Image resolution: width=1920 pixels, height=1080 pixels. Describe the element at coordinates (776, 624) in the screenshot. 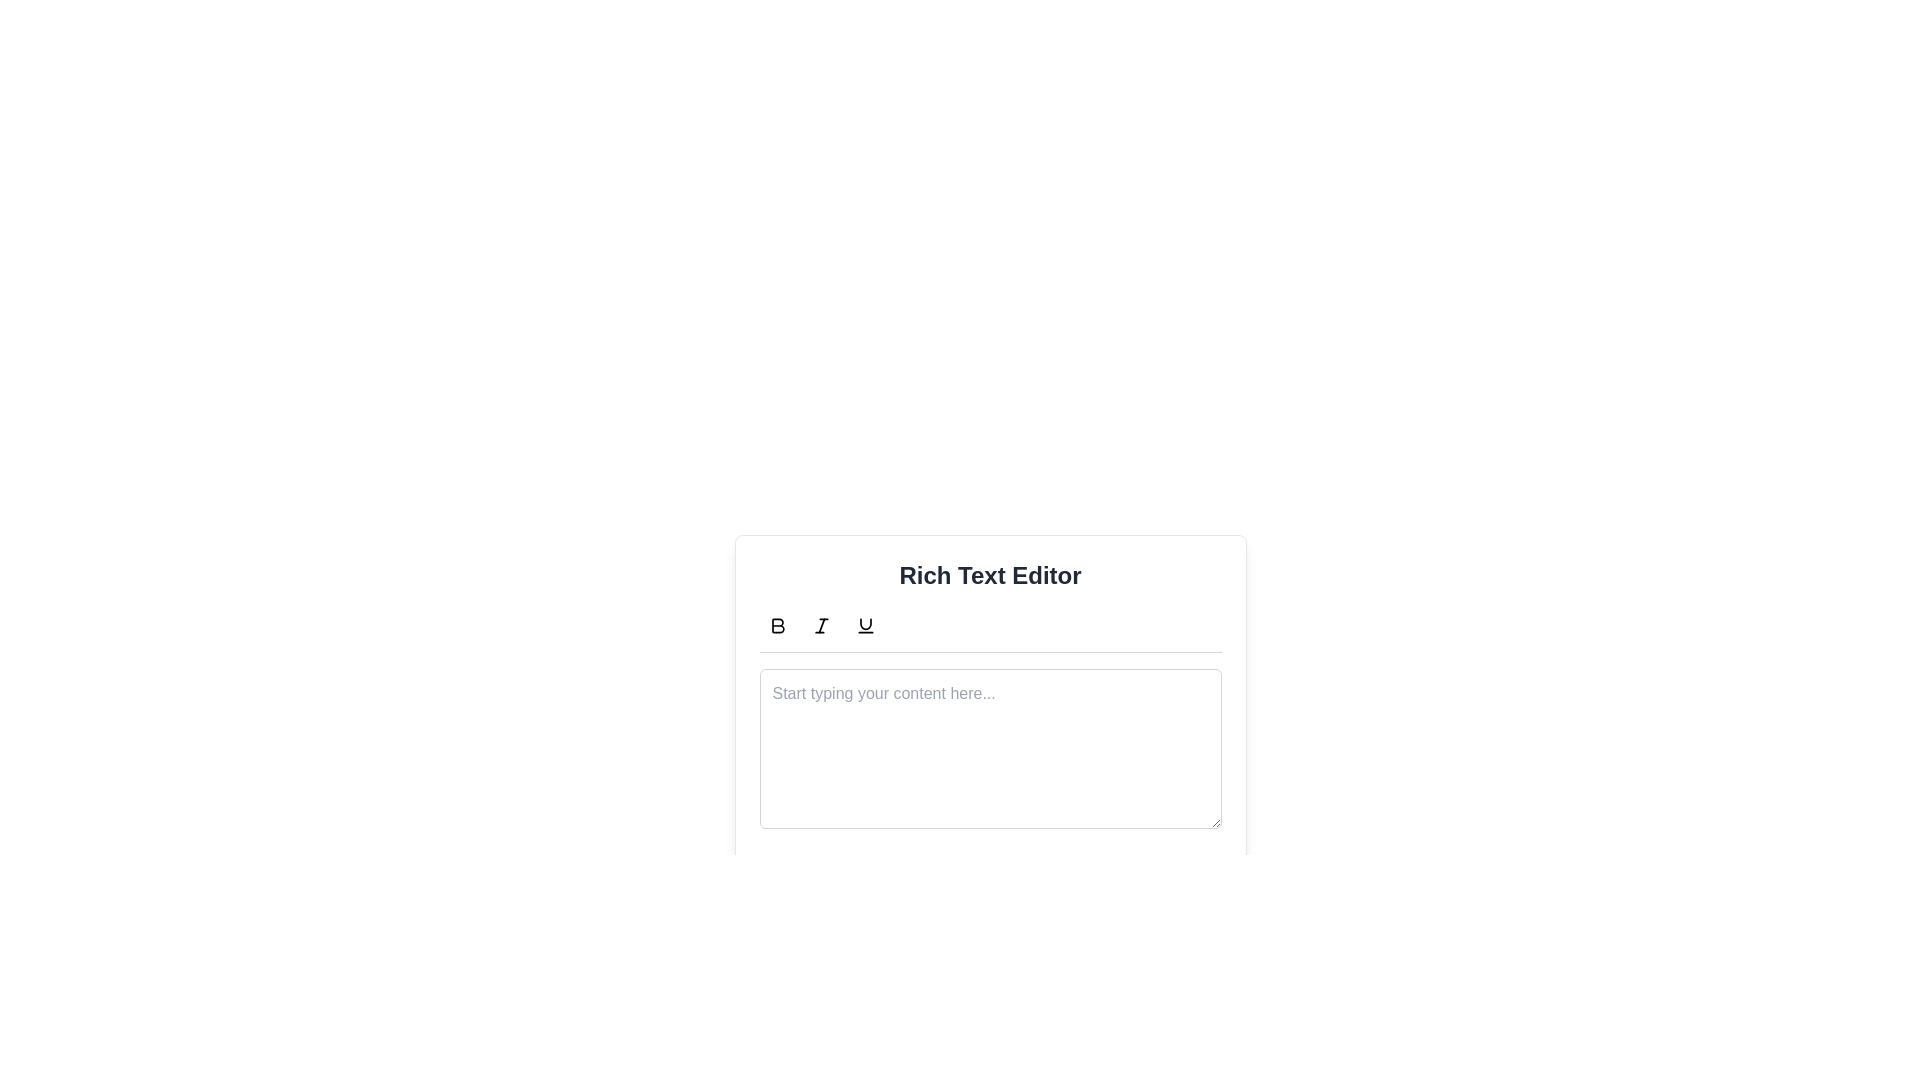

I see `the bold text formatting button located in the top-left corner of the rich text editor panel` at that location.